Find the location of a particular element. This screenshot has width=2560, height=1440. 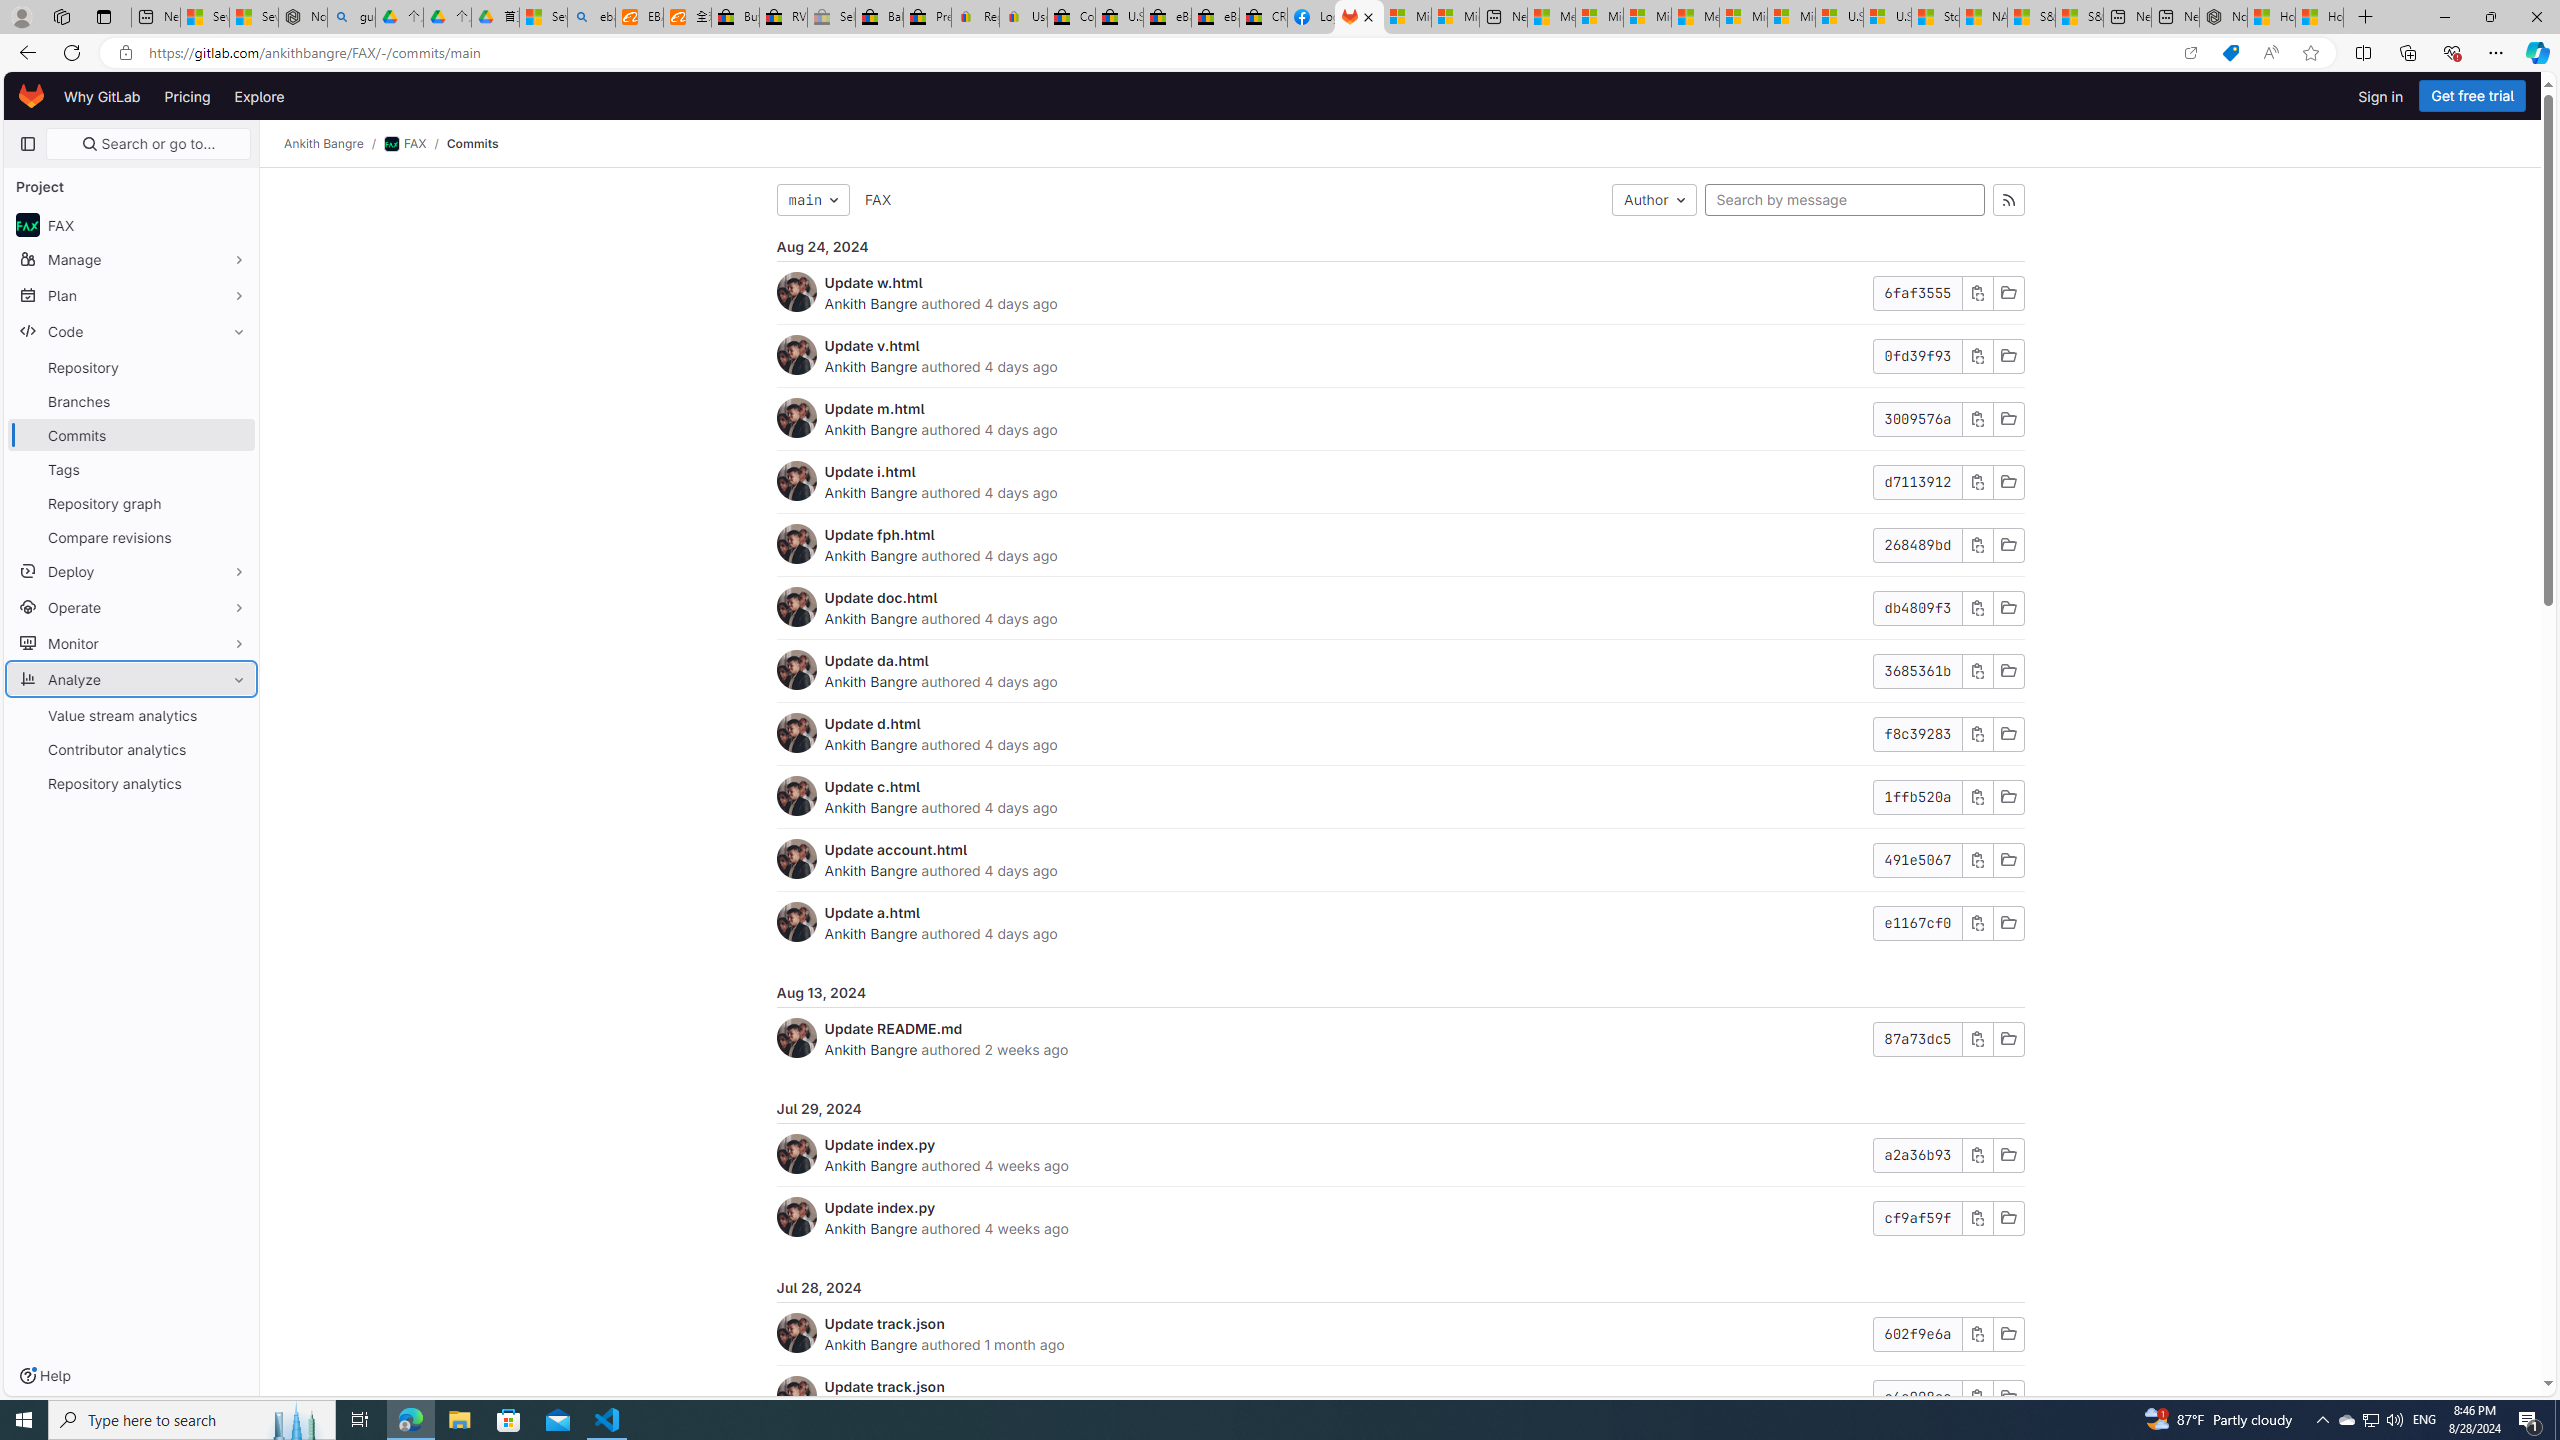

'Update account.html' is located at coordinates (896, 849).